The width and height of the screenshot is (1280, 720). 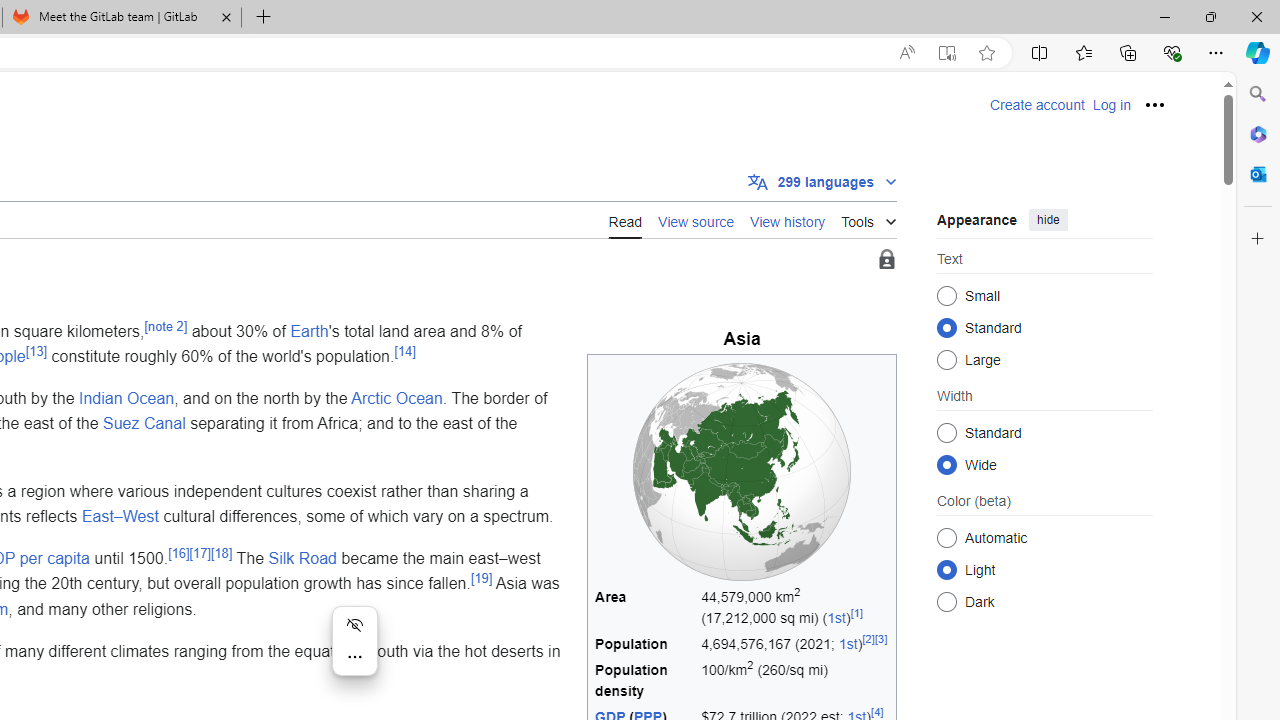 I want to click on 'Create account', so click(x=1037, y=105).